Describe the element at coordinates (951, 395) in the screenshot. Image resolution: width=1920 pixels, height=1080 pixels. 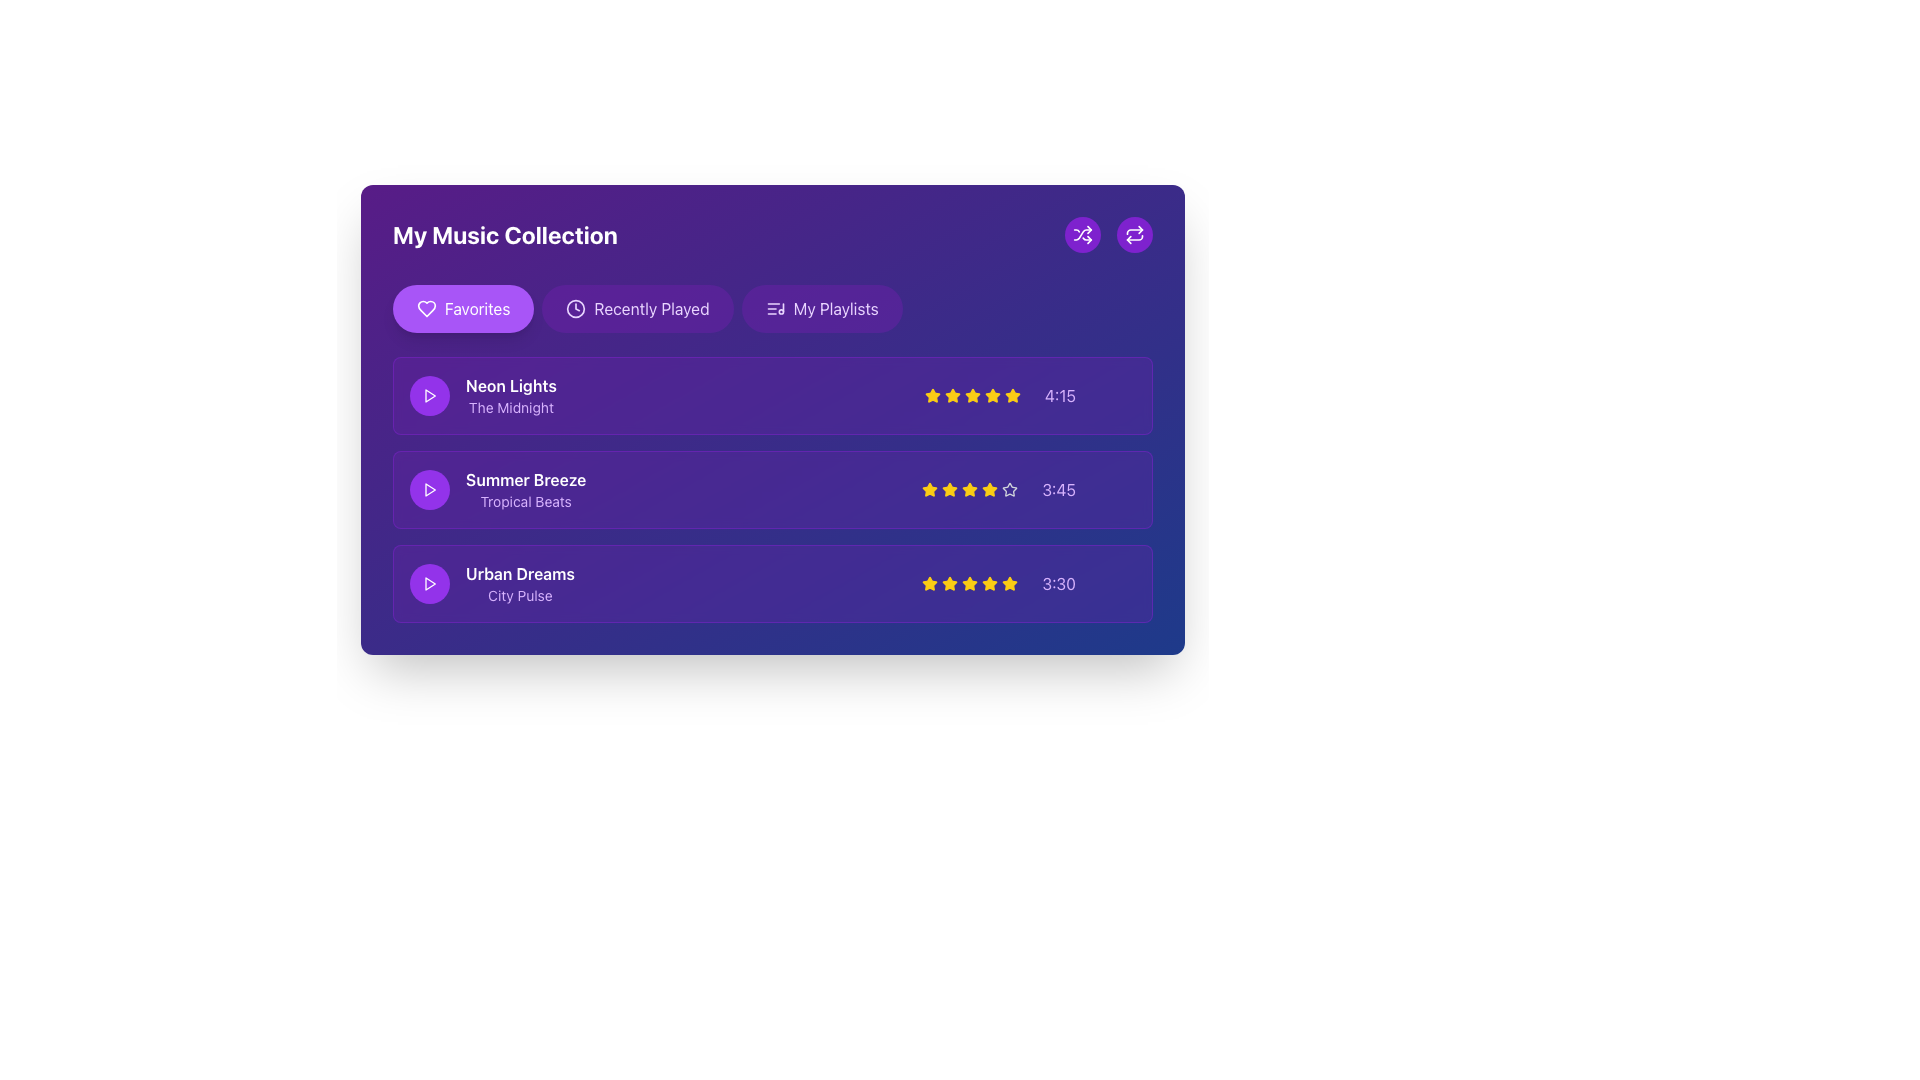
I see `the first star icon in the rating interface for the 'Neon Lights' song entry located in the 'Favorites' tab of the 'My Music Collection' interface` at that location.